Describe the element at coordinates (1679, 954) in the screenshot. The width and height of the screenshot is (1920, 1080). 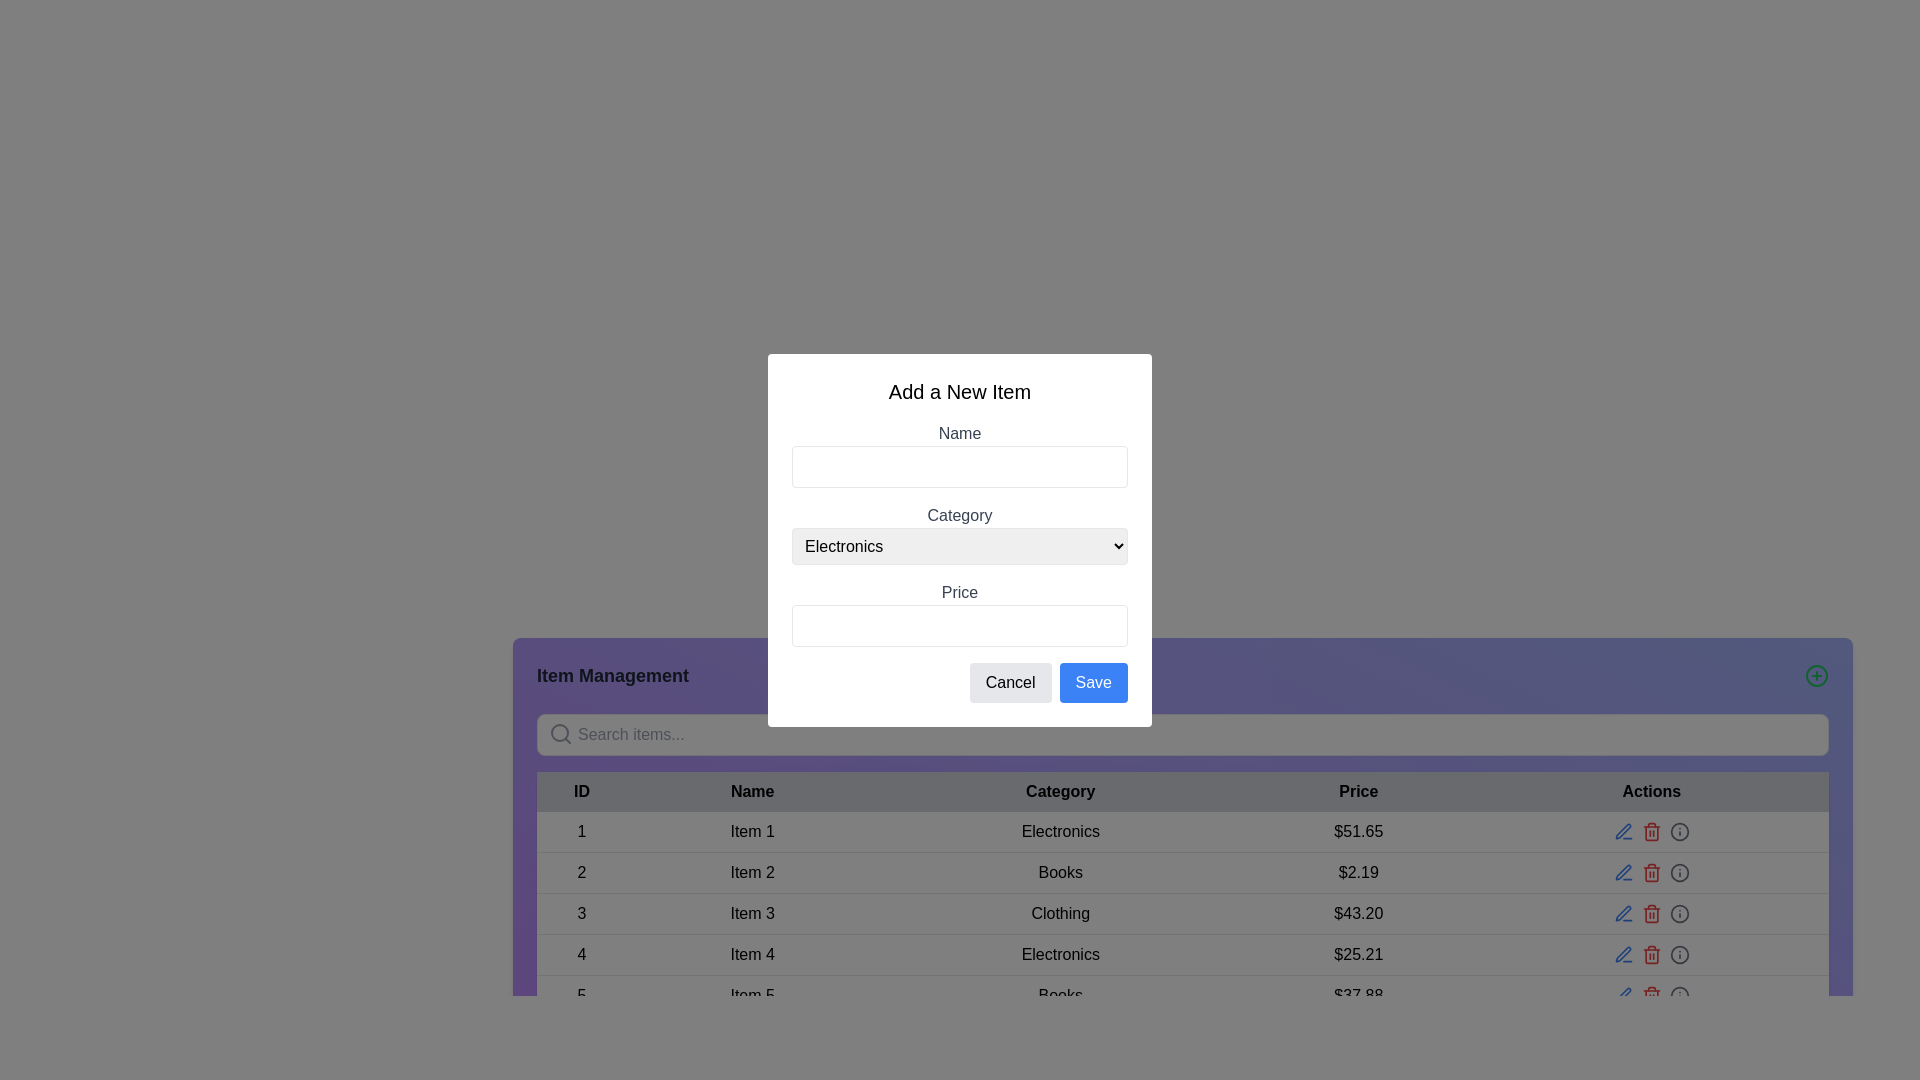
I see `the circular UI indicator located in the 'Actions' column of the table, specifically in the fourth row for the 'Electronics' category` at that location.